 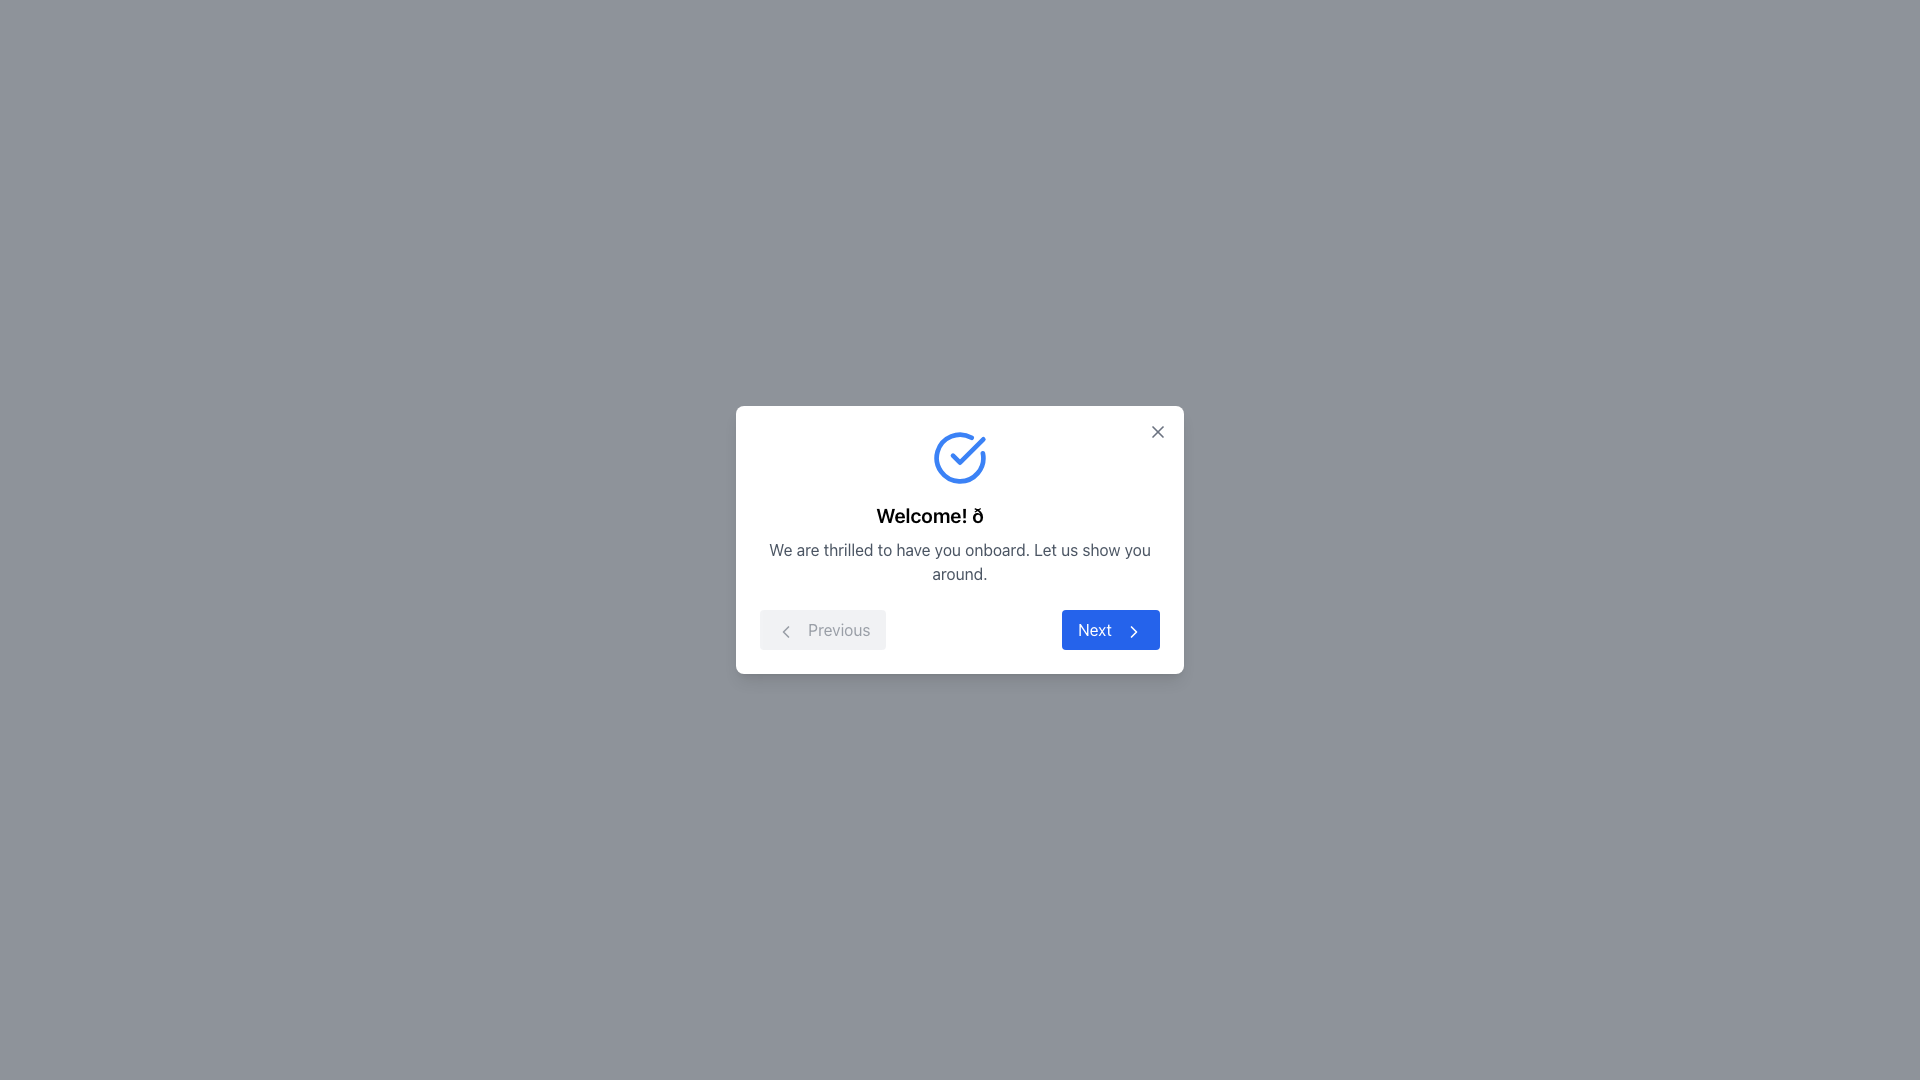 What do you see at coordinates (785, 631) in the screenshot?
I see `the 'Previous' button icon located in the bottom-left of the modal window, which indicates a backward navigation action` at bounding box center [785, 631].